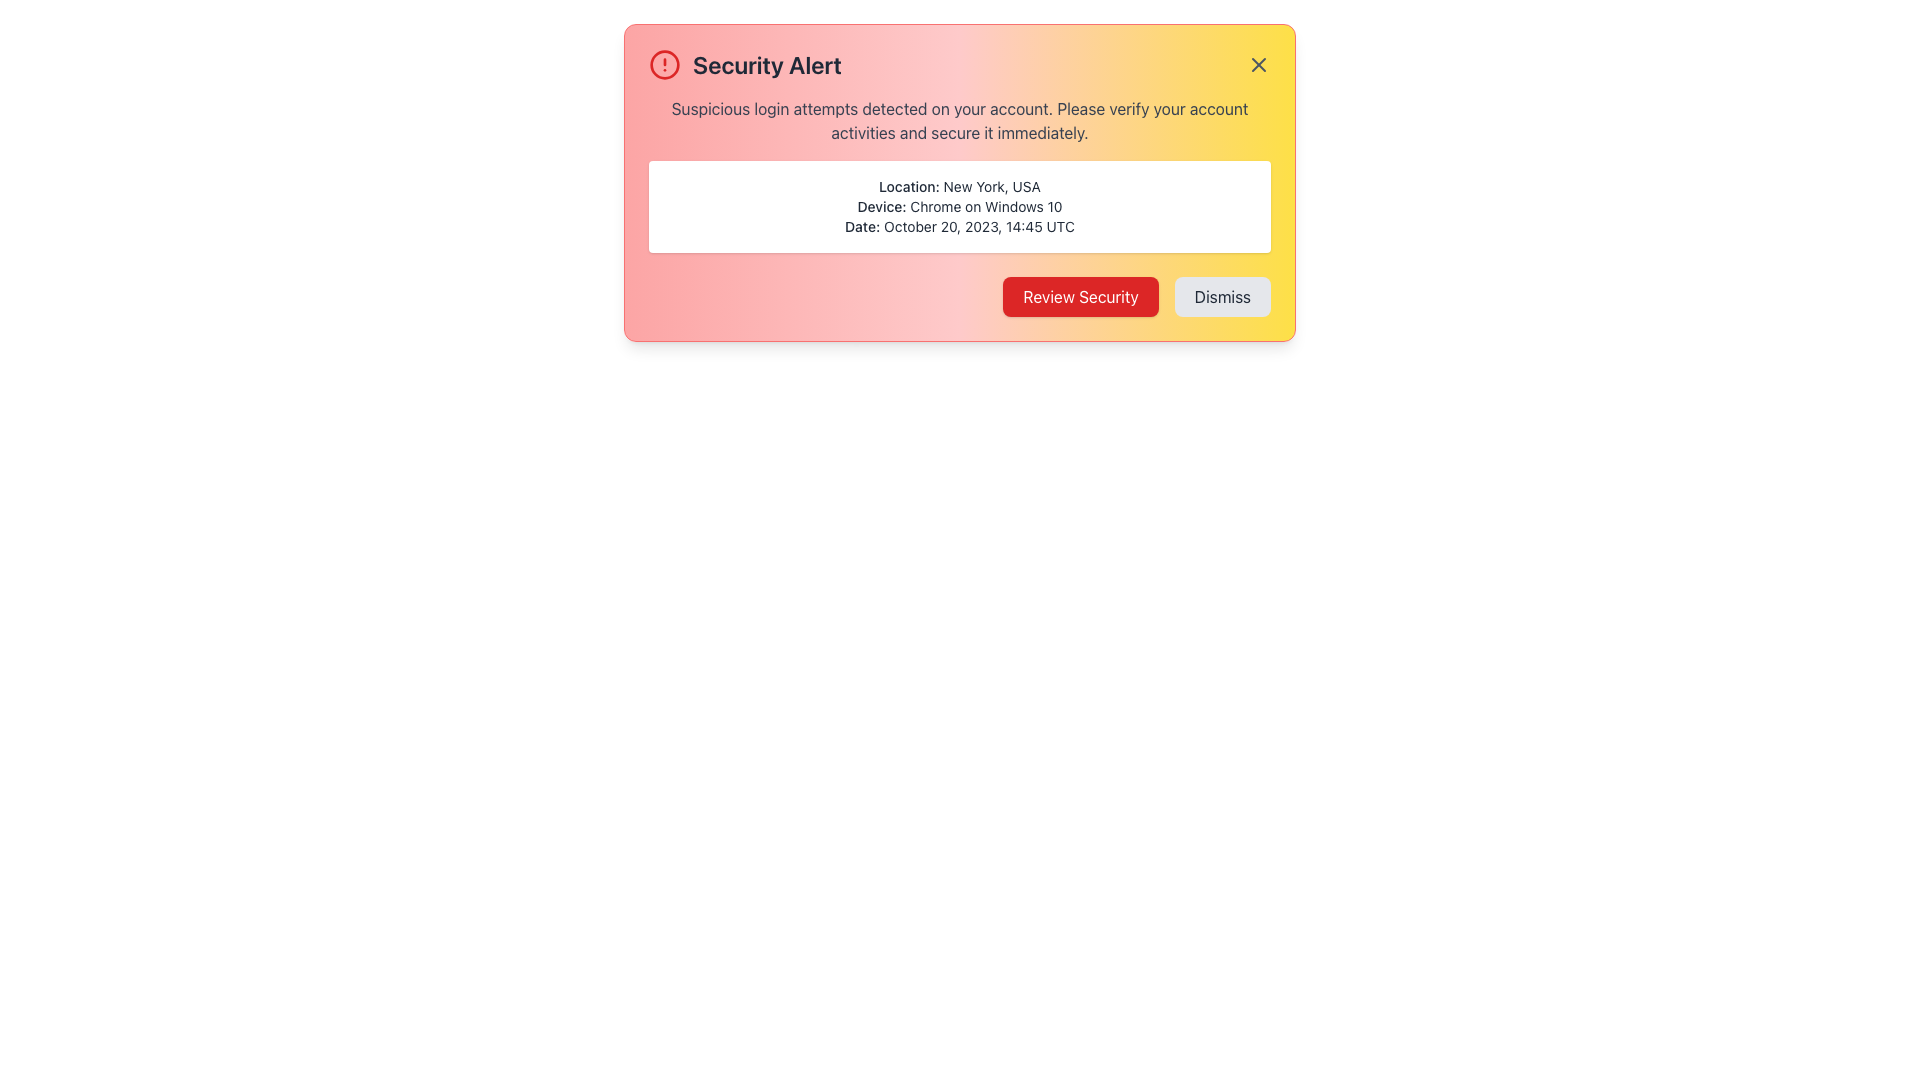 This screenshot has height=1080, width=1920. Describe the element at coordinates (908, 186) in the screenshot. I see `the text label reading 'Location:' which is part of a security alert dialog box, positioned above additional device and date information` at that location.